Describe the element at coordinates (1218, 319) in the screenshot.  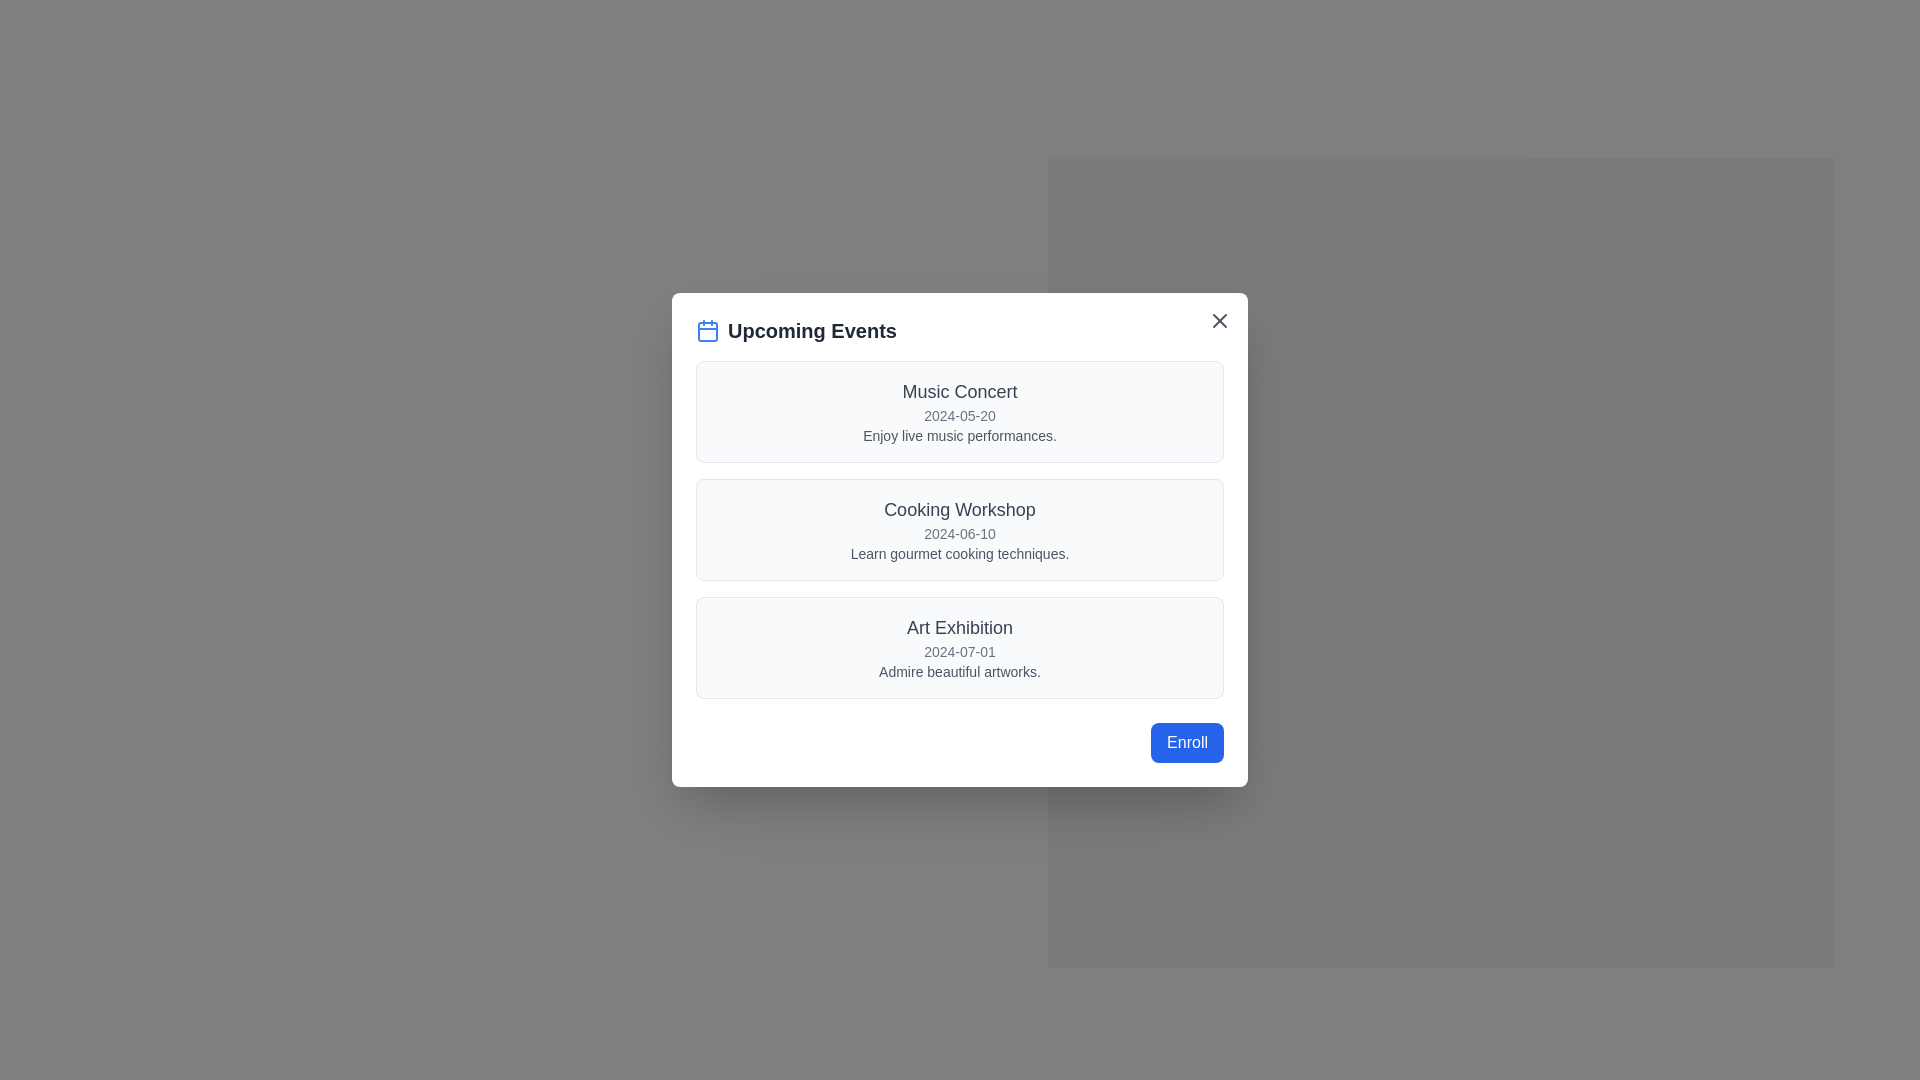
I see `the 'close' icon (X symbol) located in the upper-right corner of the 'Upcoming Events' modal dialog` at that location.